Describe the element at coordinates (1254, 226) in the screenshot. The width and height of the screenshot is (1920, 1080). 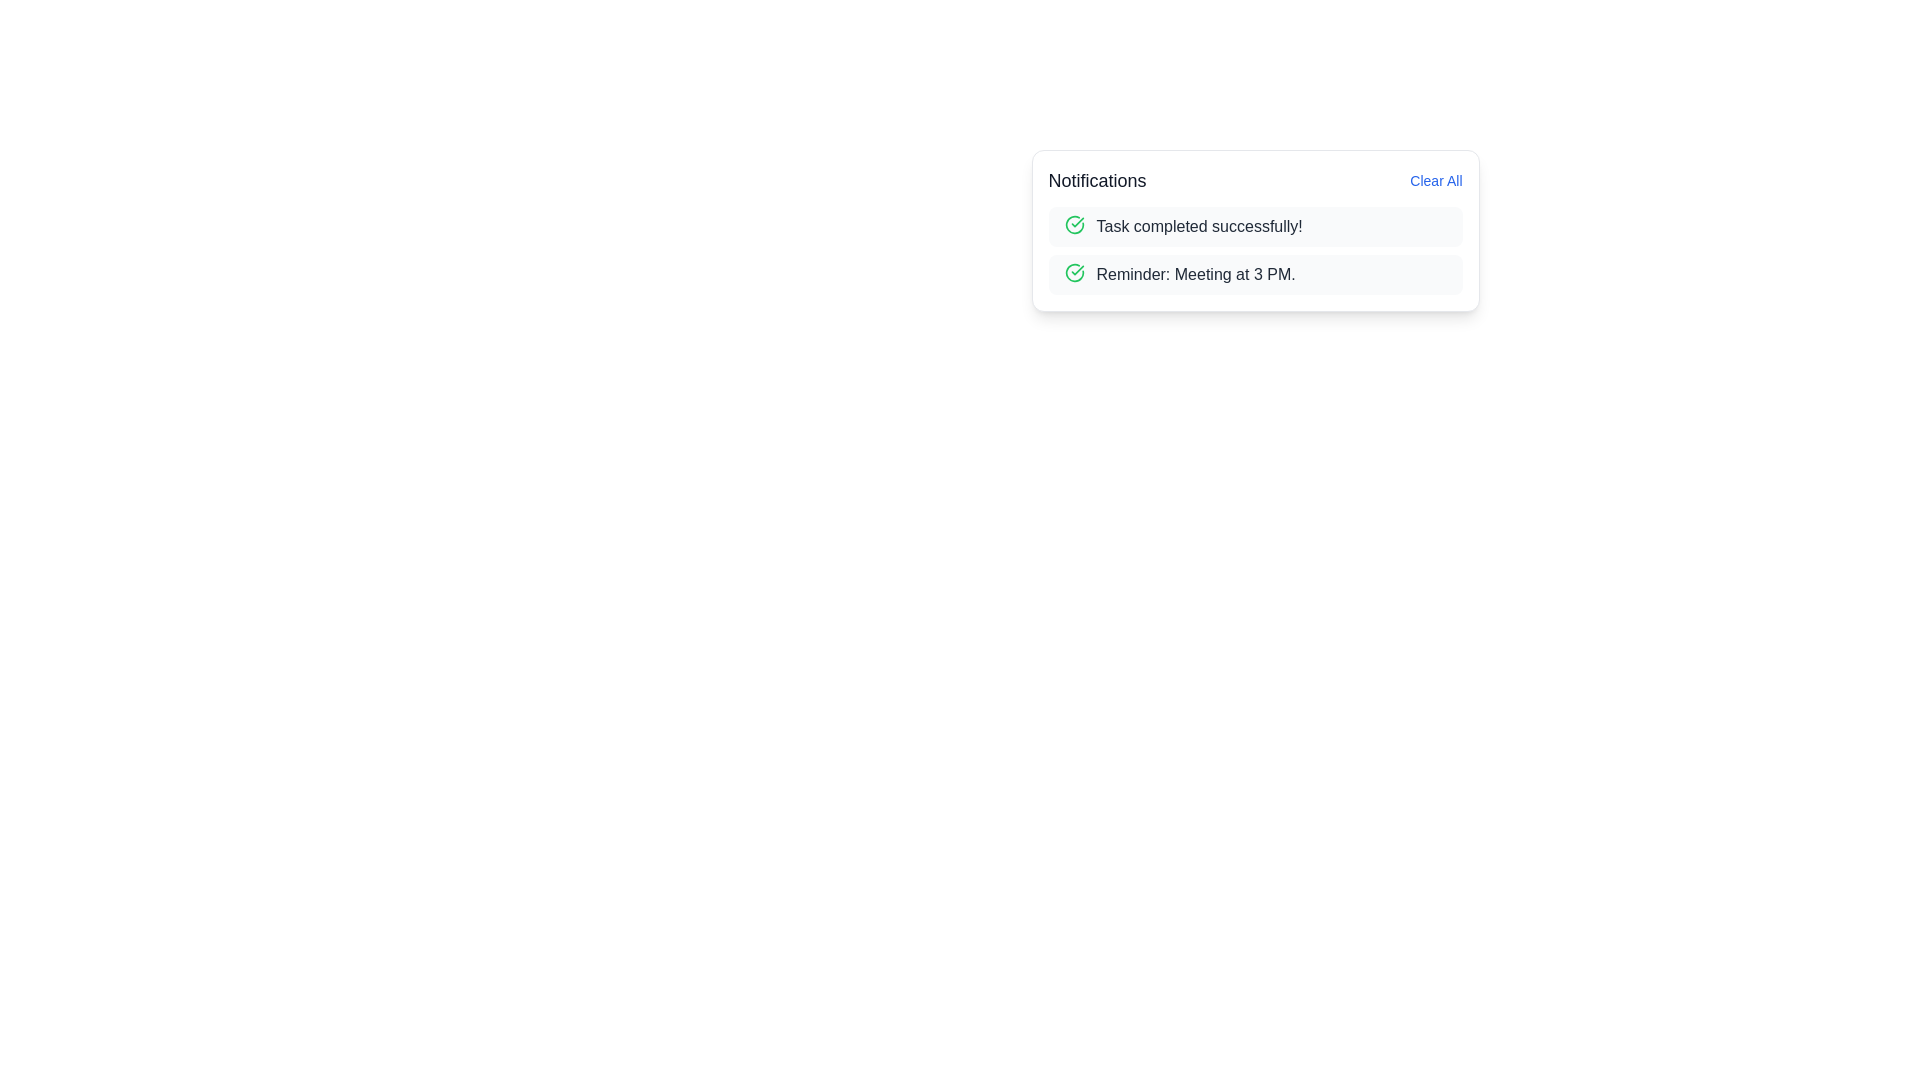
I see `the notification message with a light gray background that states 'Task completed successfully!' and includes a green checkmark icon` at that location.